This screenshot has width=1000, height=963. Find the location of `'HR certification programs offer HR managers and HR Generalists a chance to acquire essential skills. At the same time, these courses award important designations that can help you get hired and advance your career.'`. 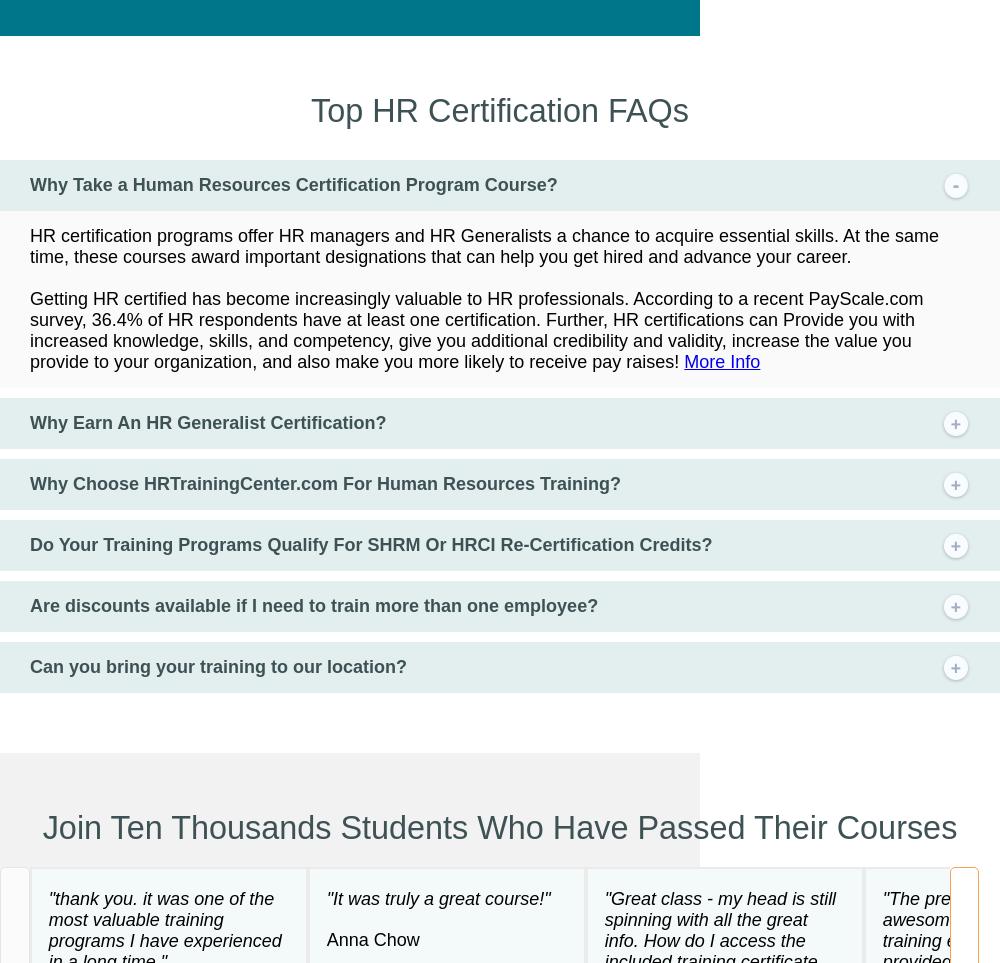

'HR certification programs offer HR managers and HR Generalists a chance to acquire essential skills. At the same time, these courses award important designations that can help you get hired and advance your career.' is located at coordinates (483, 245).